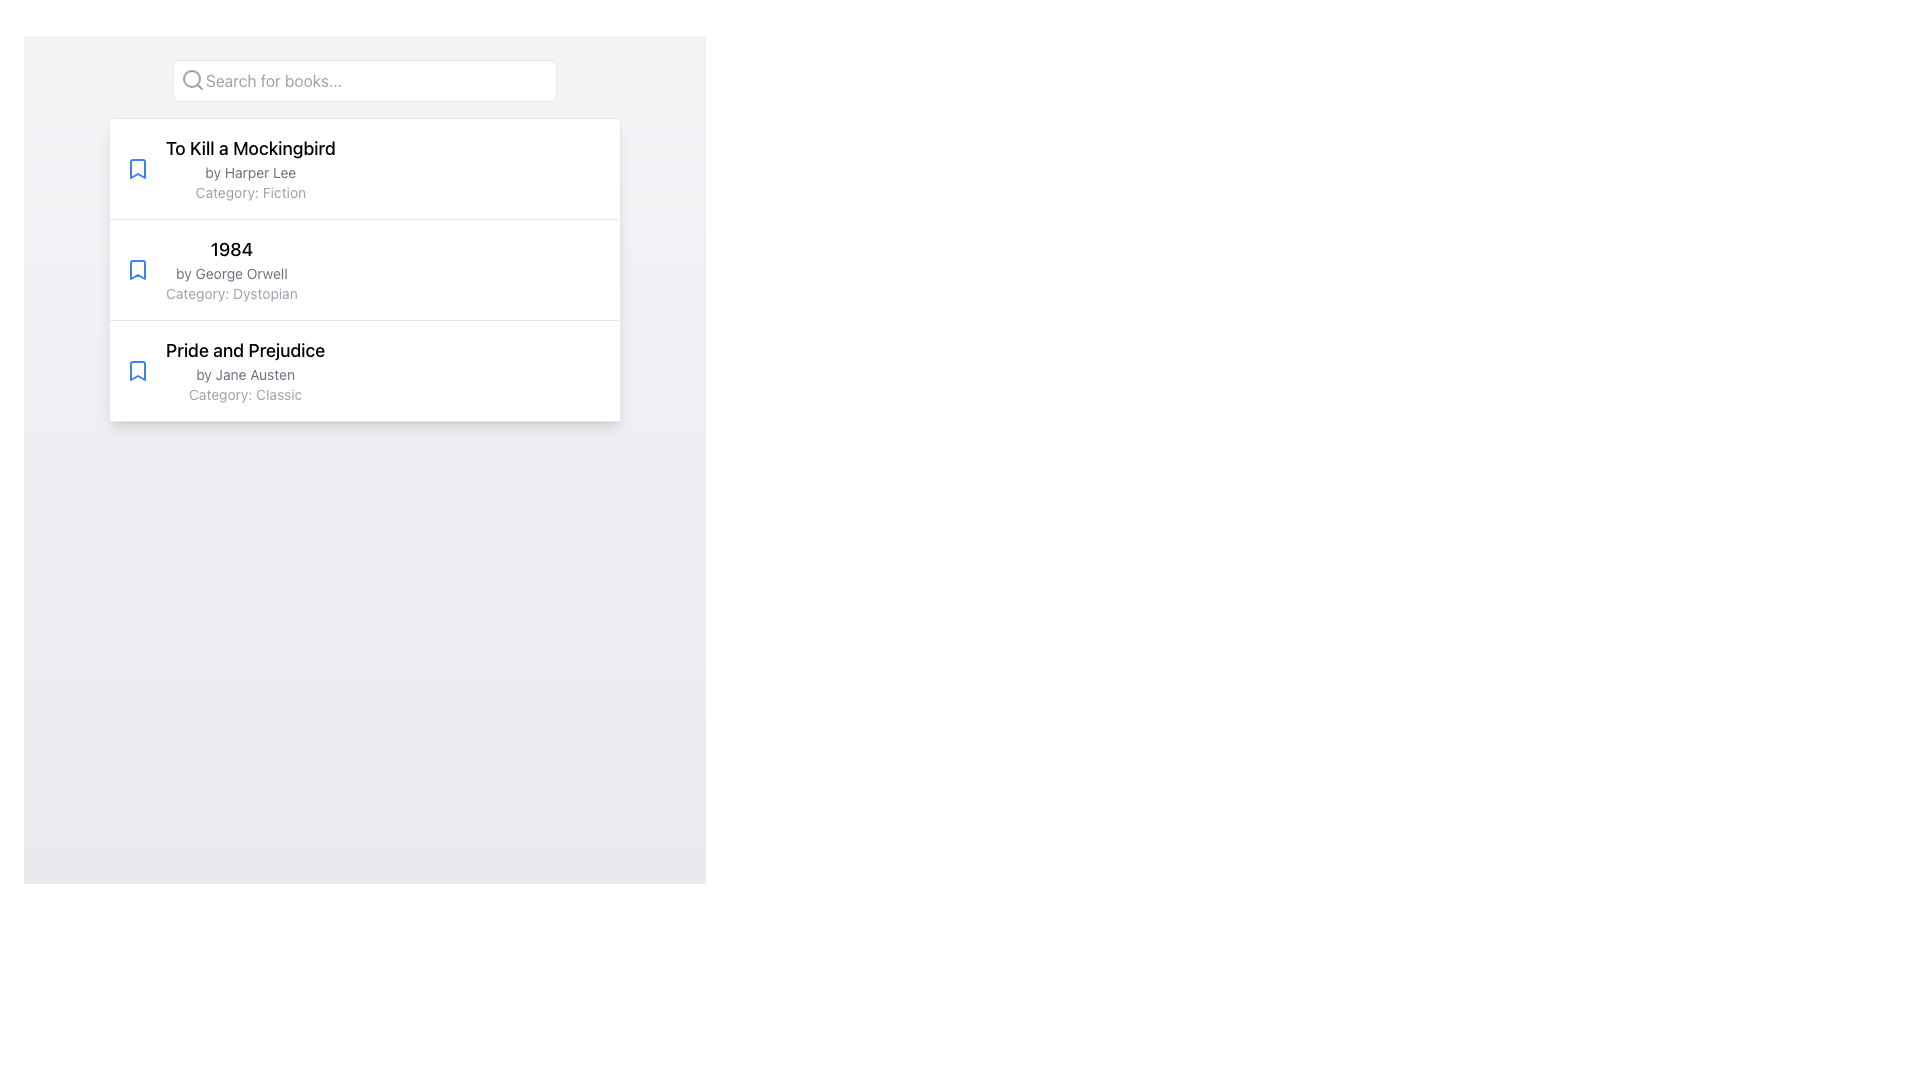 This screenshot has width=1920, height=1080. I want to click on the first entry in the book list that displays book details, including the title, author, and category, so click(364, 168).